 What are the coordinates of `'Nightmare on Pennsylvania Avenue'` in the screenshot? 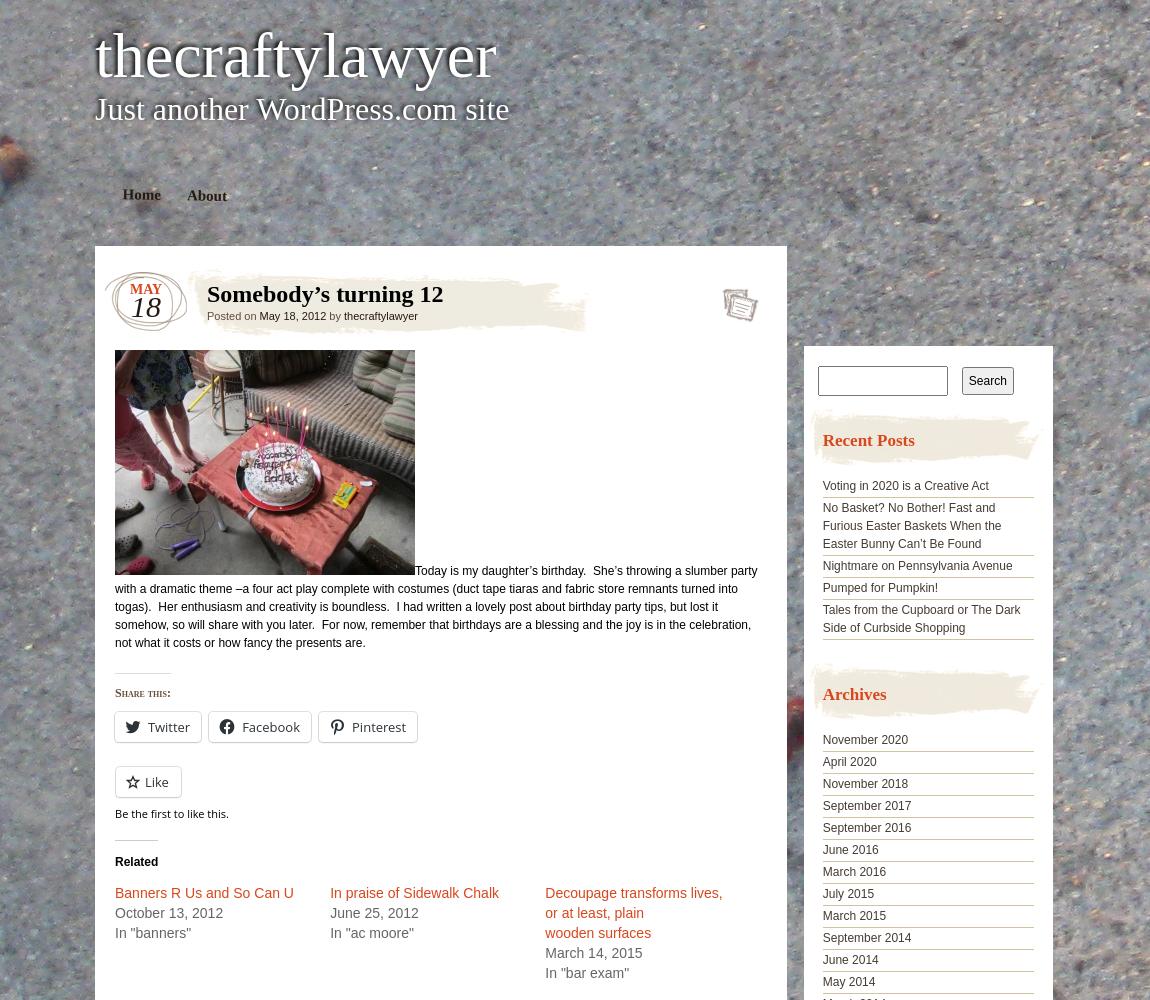 It's located at (917, 565).